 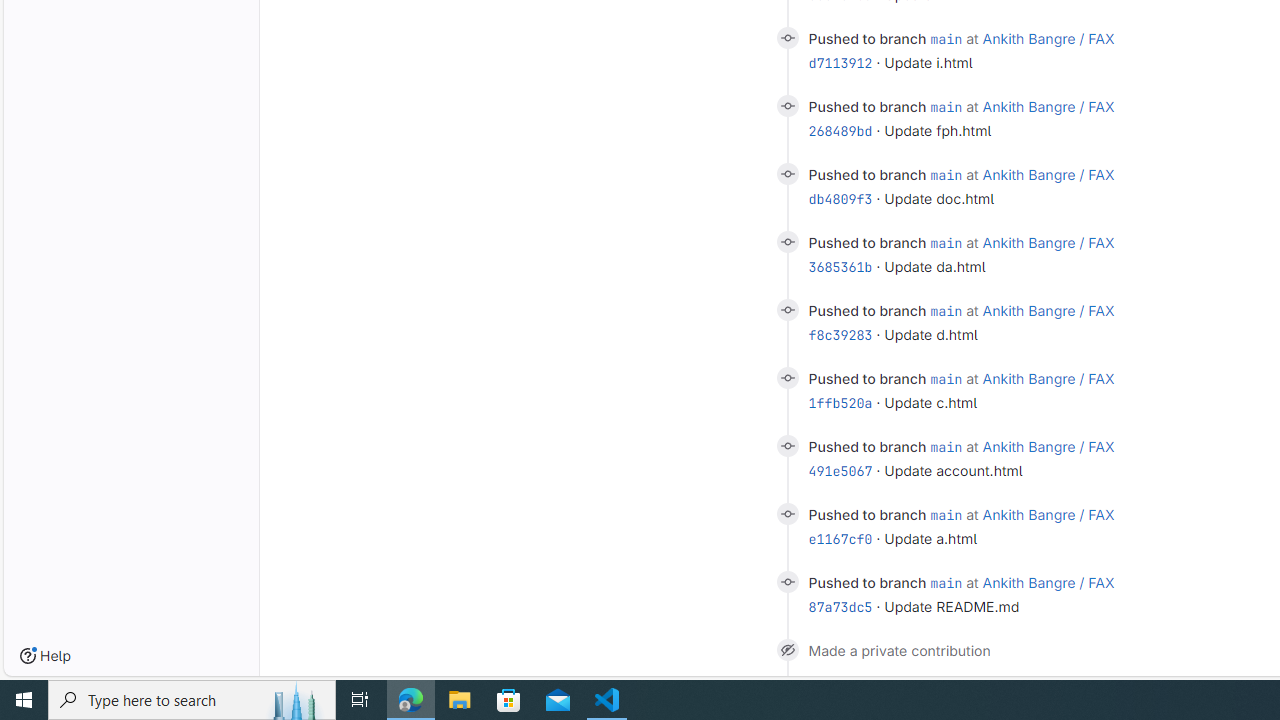 What do you see at coordinates (45, 655) in the screenshot?
I see `'Help'` at bounding box center [45, 655].